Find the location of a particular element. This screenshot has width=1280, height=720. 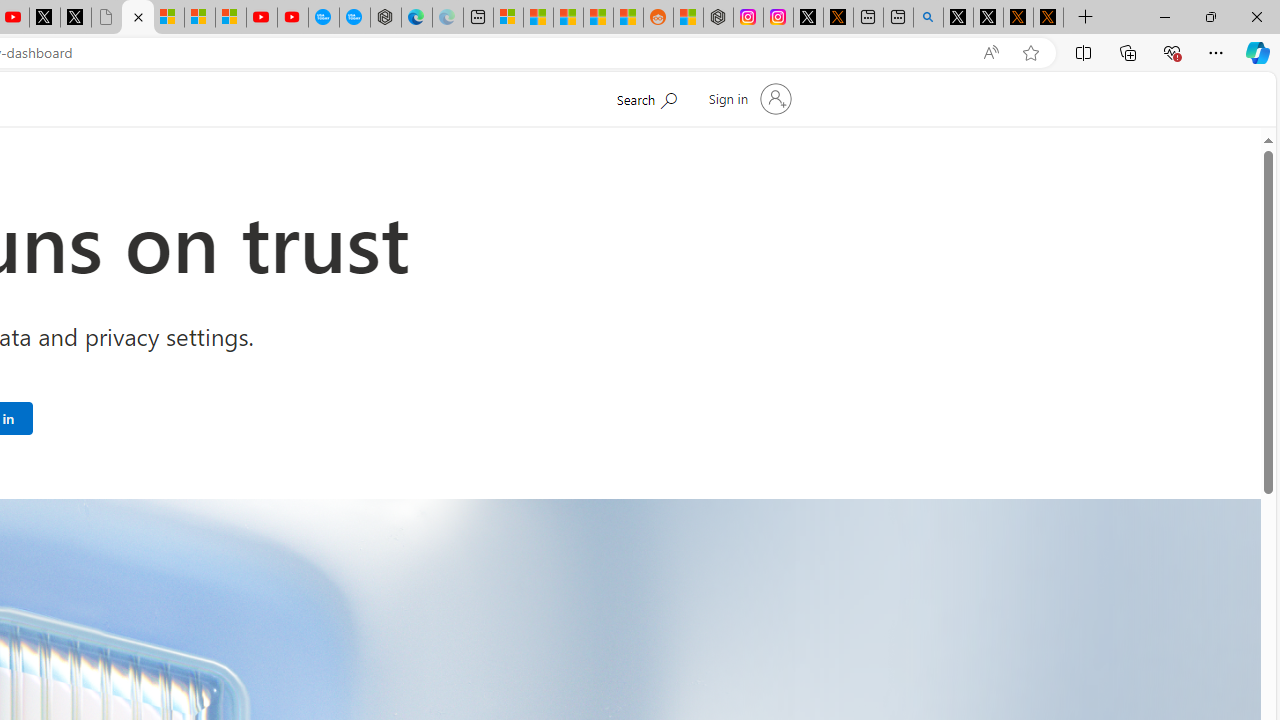

'The most popular Google ' is located at coordinates (355, 17).